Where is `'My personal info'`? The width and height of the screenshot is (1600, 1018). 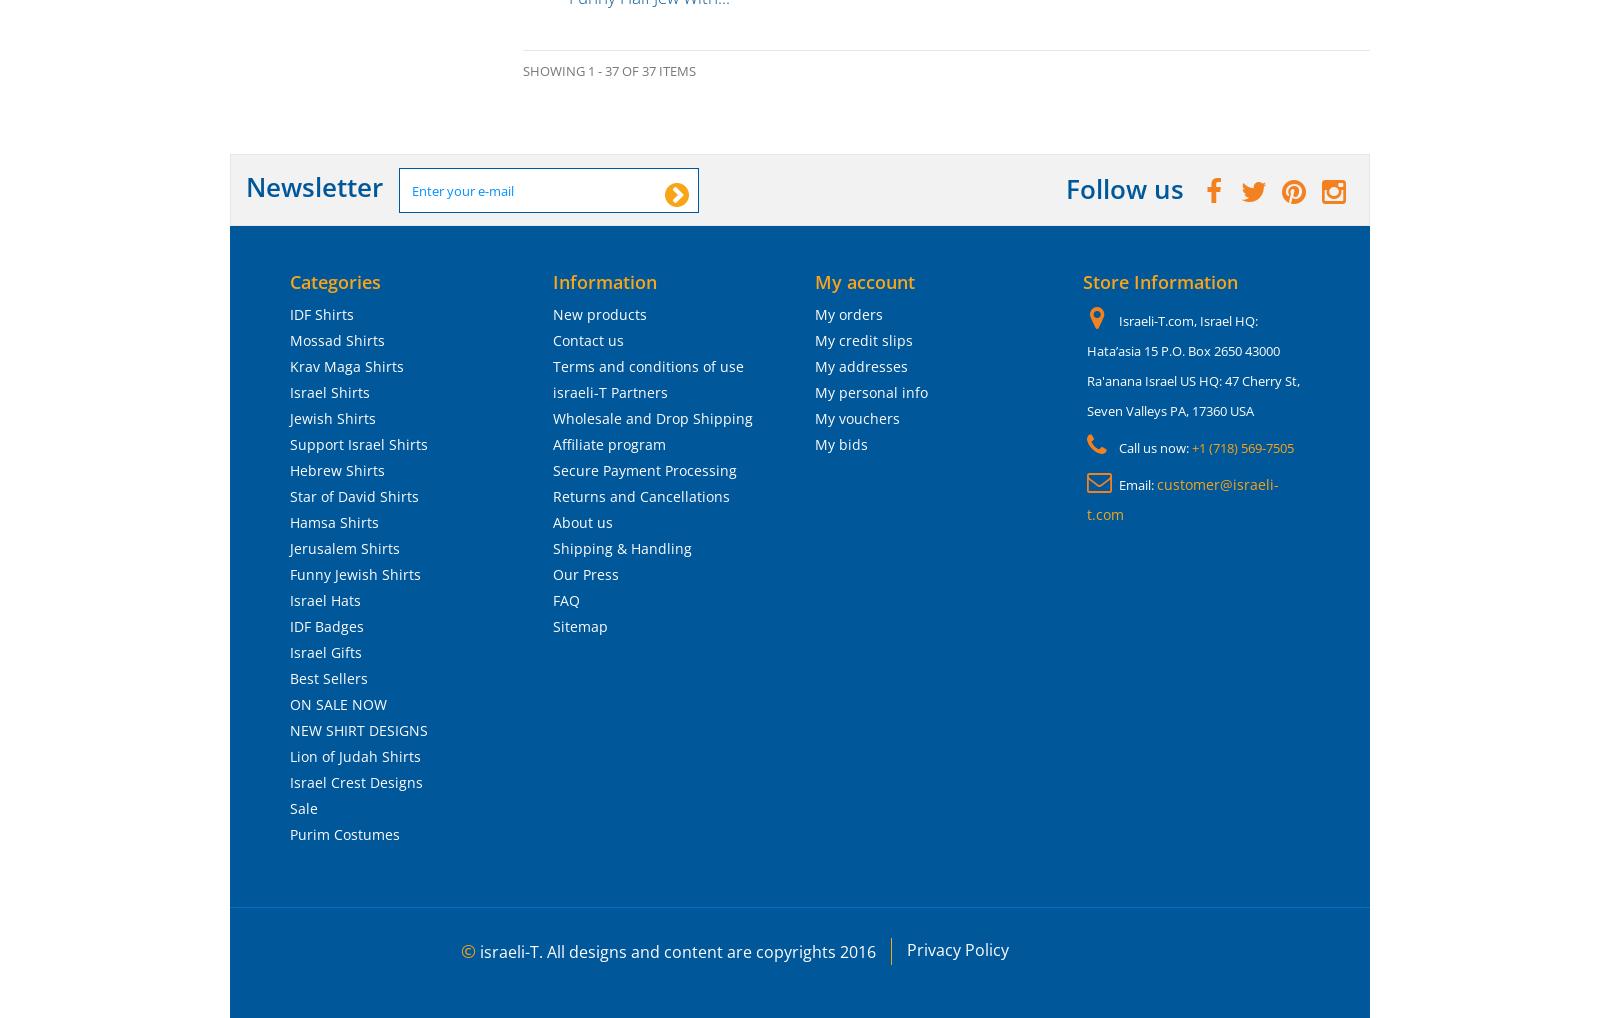 'My personal info' is located at coordinates (870, 392).